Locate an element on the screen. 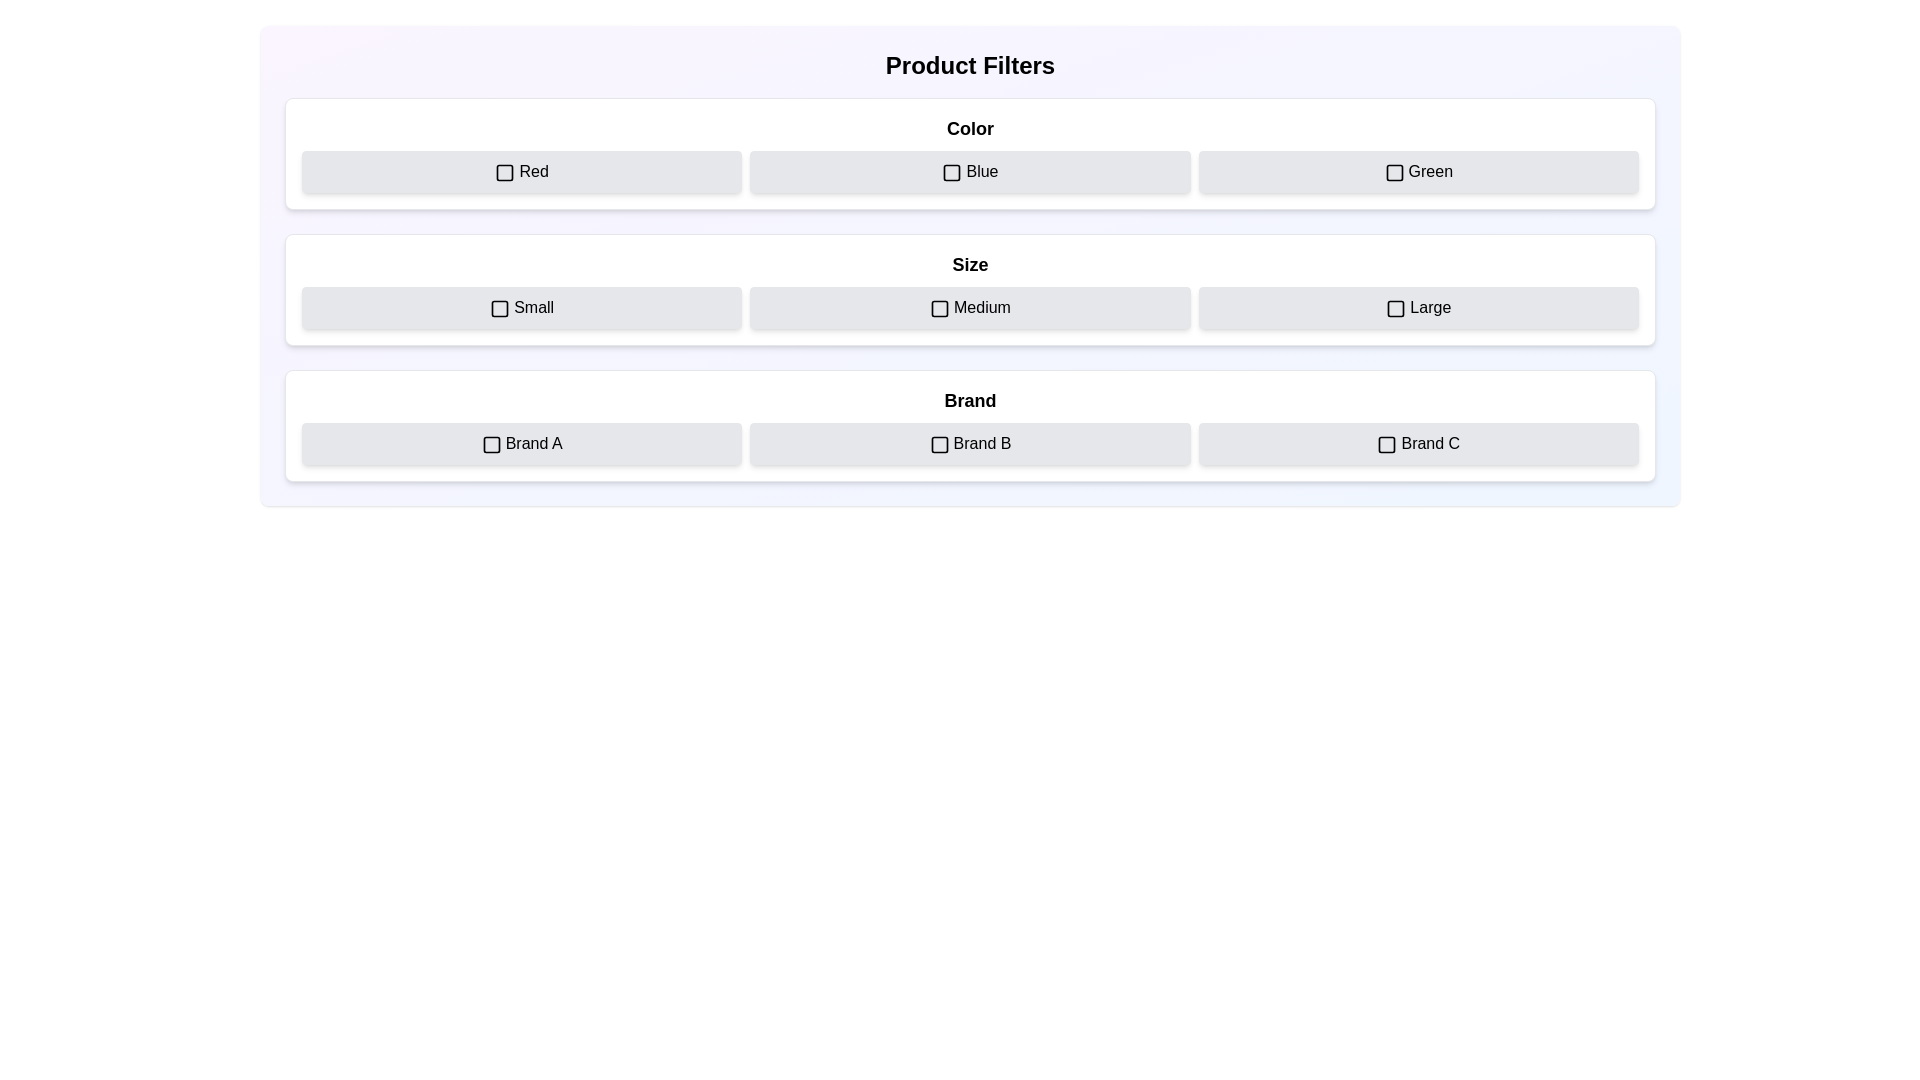 The height and width of the screenshot is (1080, 1920). the 'Blue' Checkbox button is located at coordinates (970, 171).